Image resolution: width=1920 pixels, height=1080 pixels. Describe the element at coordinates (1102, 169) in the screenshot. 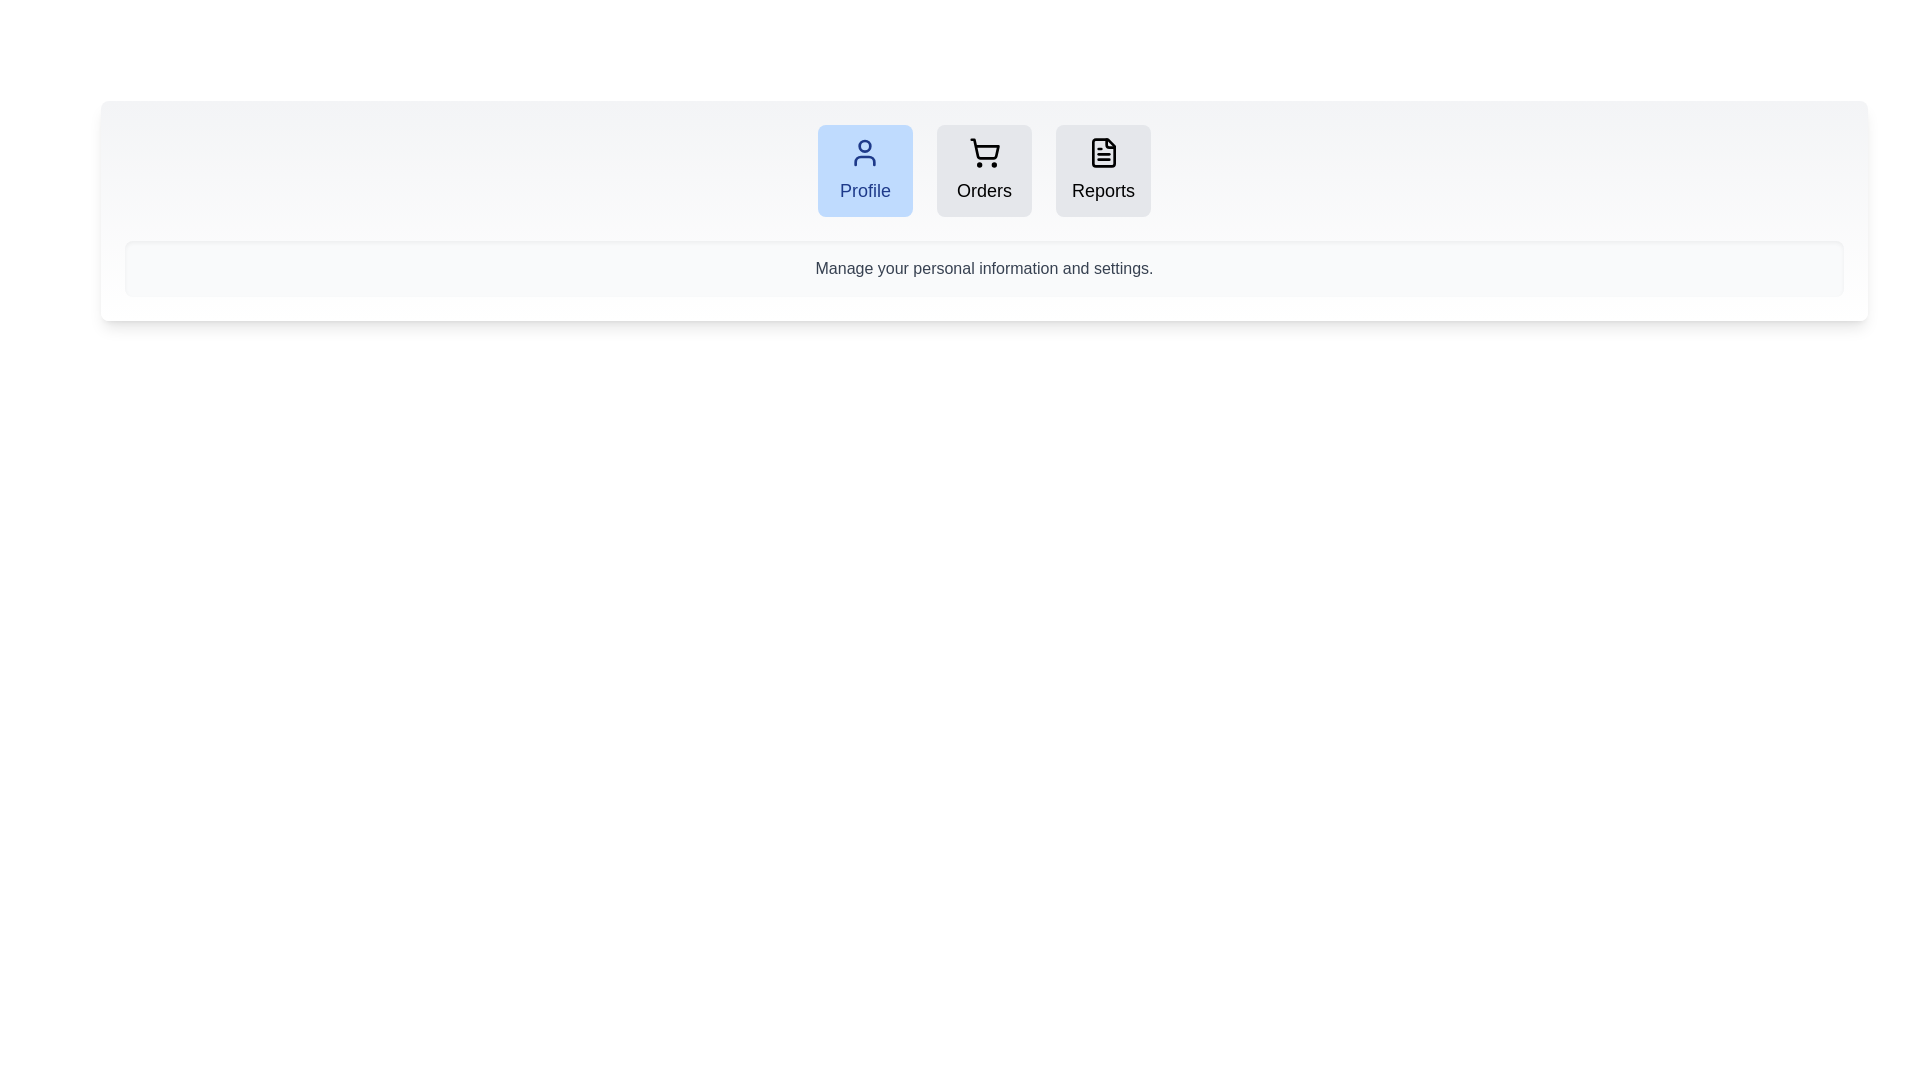

I see `the tab labeled Reports to observe its hover effect` at that location.